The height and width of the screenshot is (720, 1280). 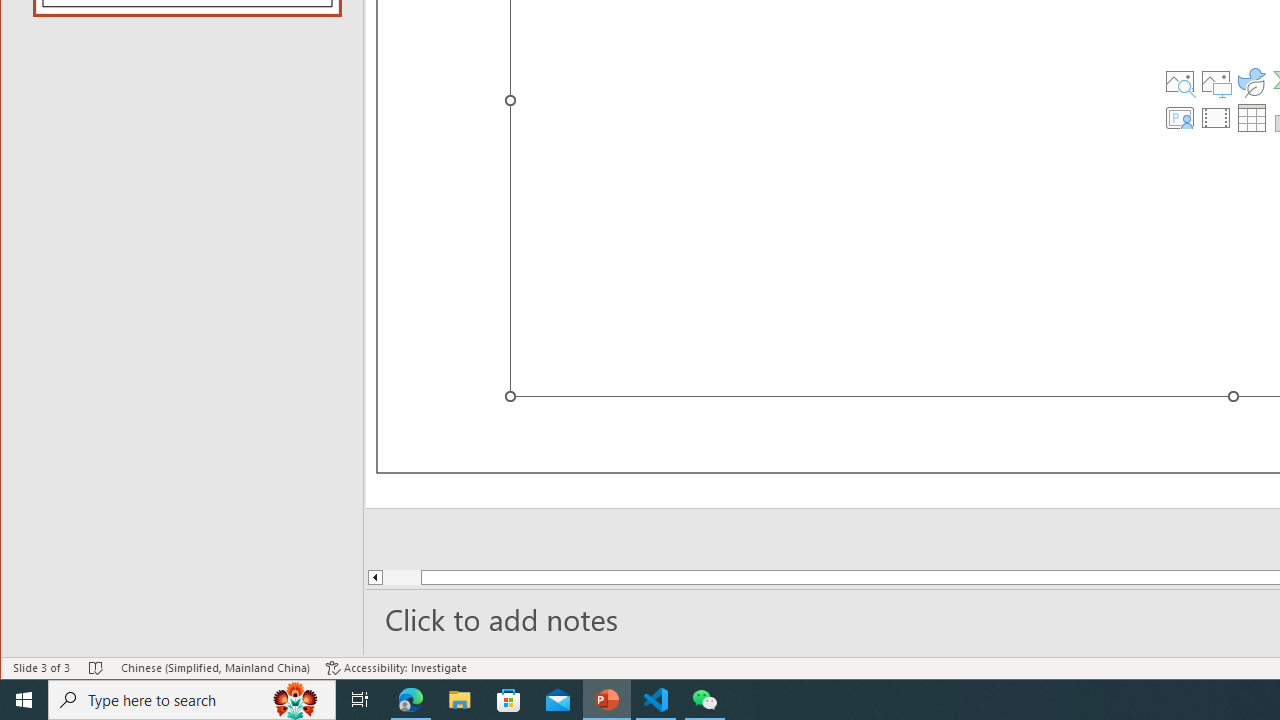 I want to click on 'Visual Studio Code - 1 running window', so click(x=656, y=698).